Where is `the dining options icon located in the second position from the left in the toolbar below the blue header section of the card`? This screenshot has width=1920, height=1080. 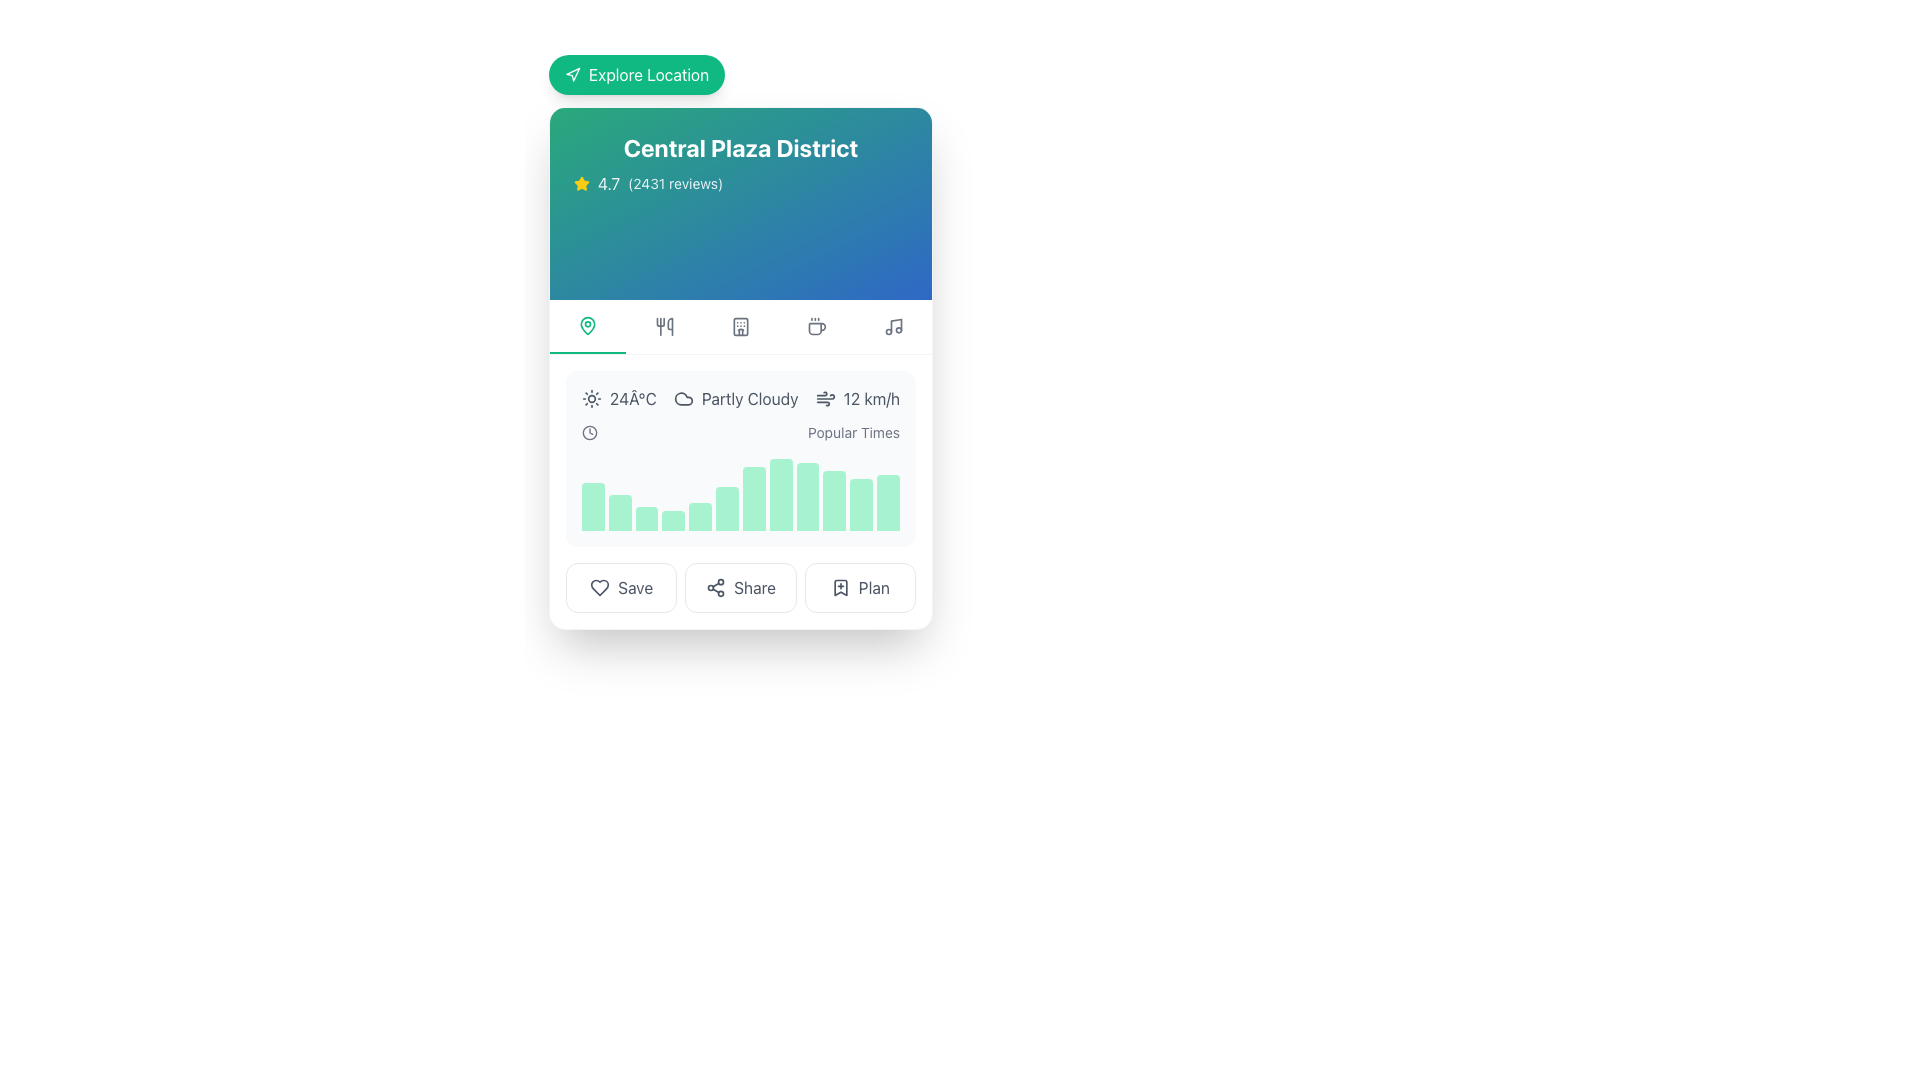 the dining options icon located in the second position from the left in the toolbar below the blue header section of the card is located at coordinates (664, 326).